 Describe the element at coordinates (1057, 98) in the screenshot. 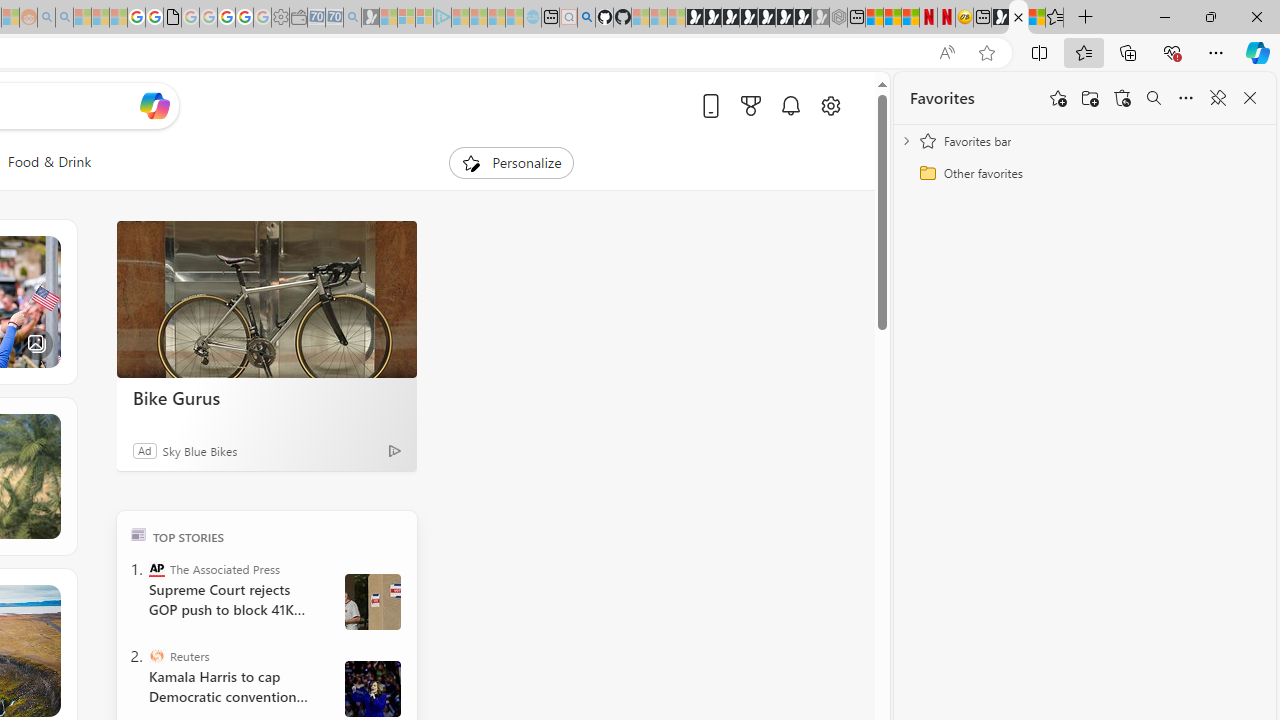

I see `'Add this page to favorites'` at that location.